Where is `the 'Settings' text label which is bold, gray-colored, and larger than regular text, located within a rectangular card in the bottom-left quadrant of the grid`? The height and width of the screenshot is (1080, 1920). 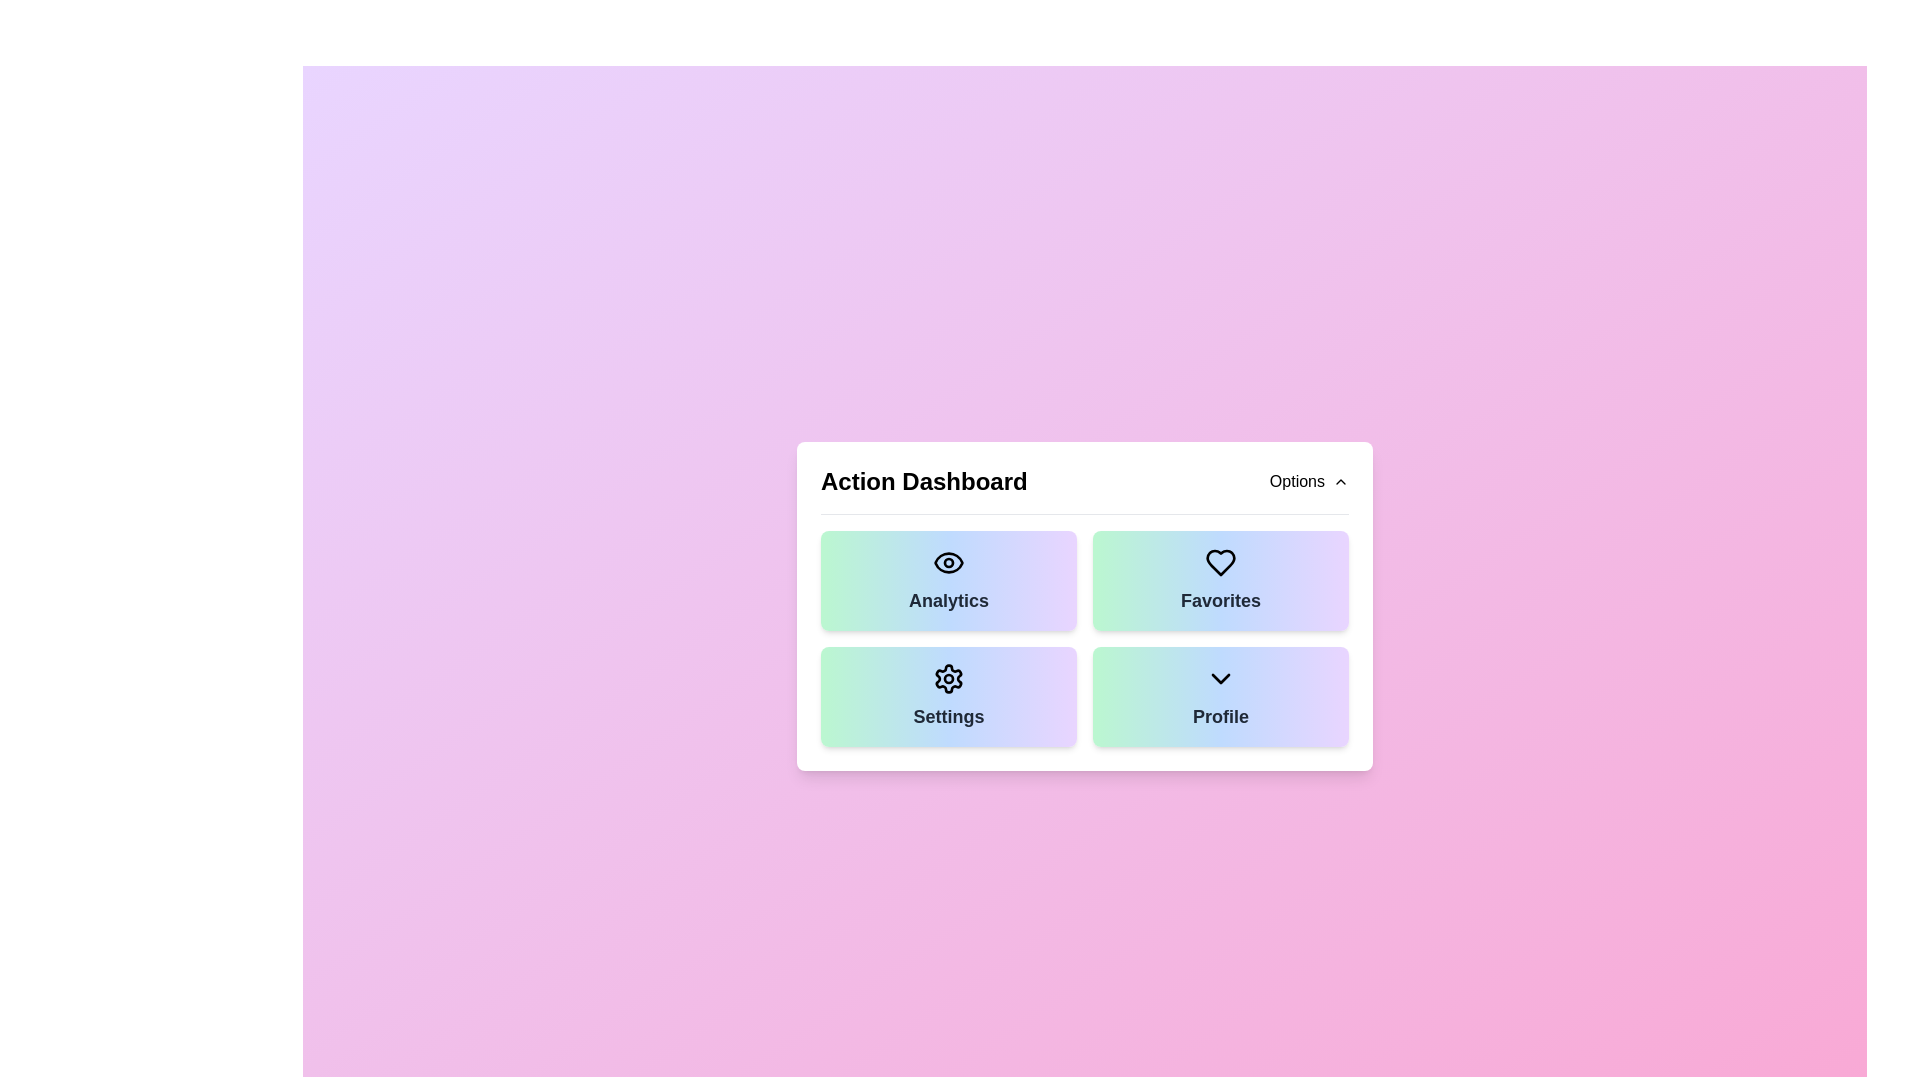 the 'Settings' text label which is bold, gray-colored, and larger than regular text, located within a rectangular card in the bottom-left quadrant of the grid is located at coordinates (948, 715).